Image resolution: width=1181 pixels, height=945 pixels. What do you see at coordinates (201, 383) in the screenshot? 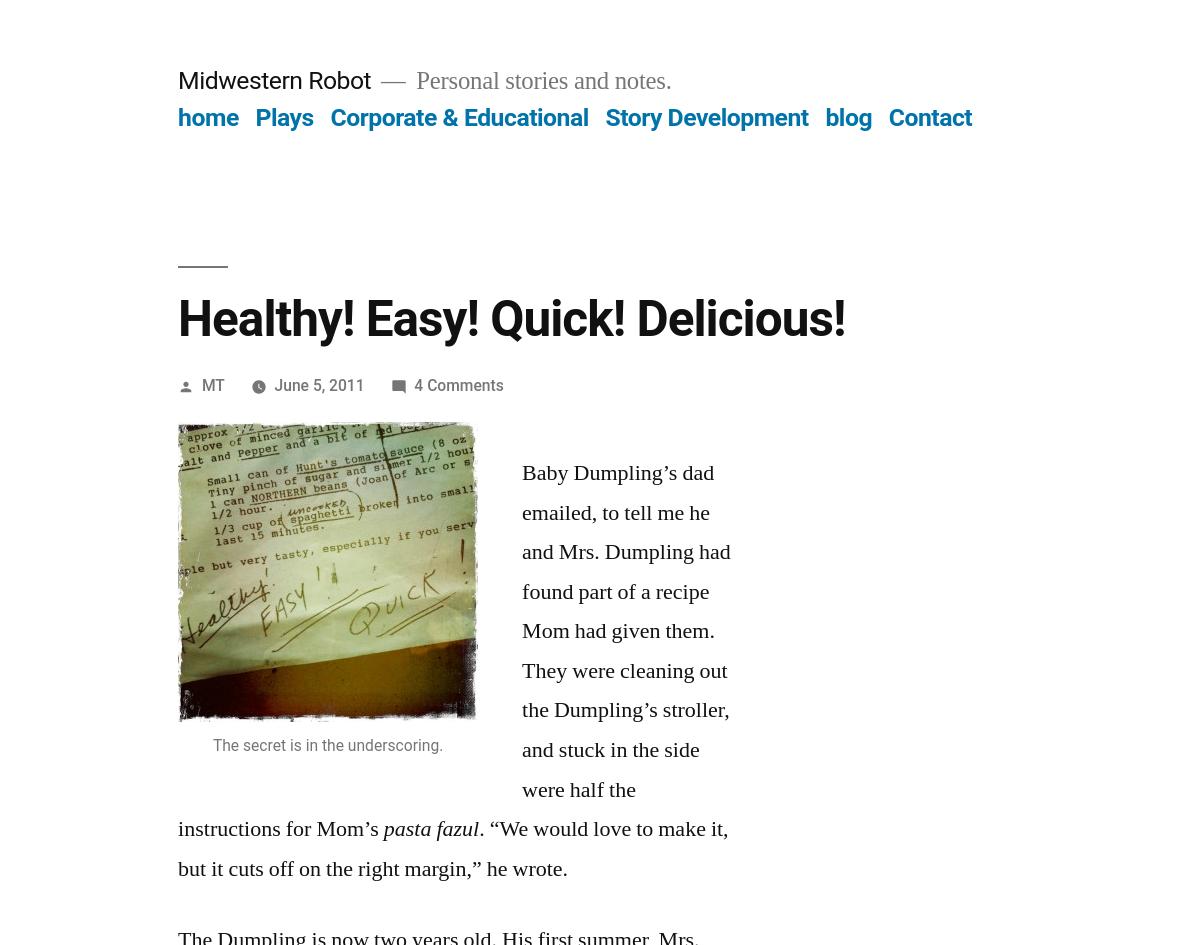
I see `'MT'` at bounding box center [201, 383].